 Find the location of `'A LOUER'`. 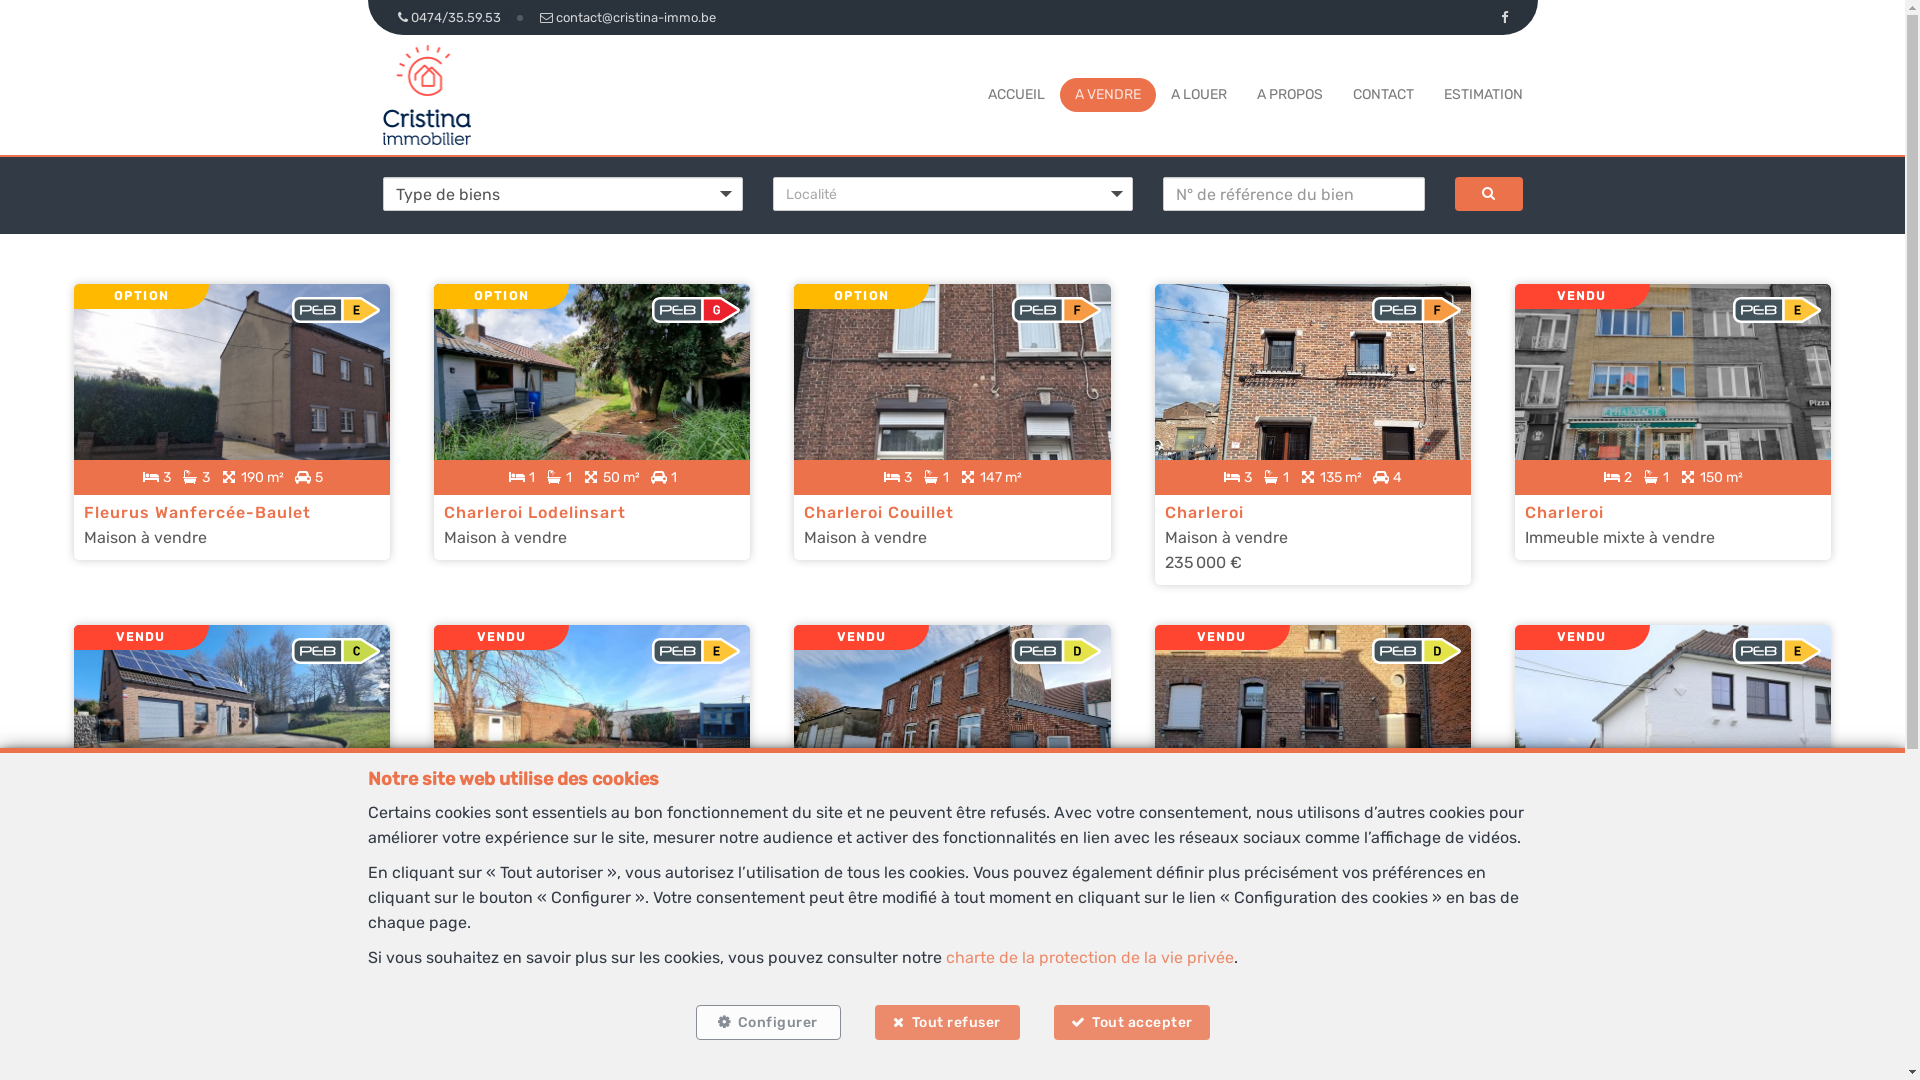

'A LOUER' is located at coordinates (1198, 94).